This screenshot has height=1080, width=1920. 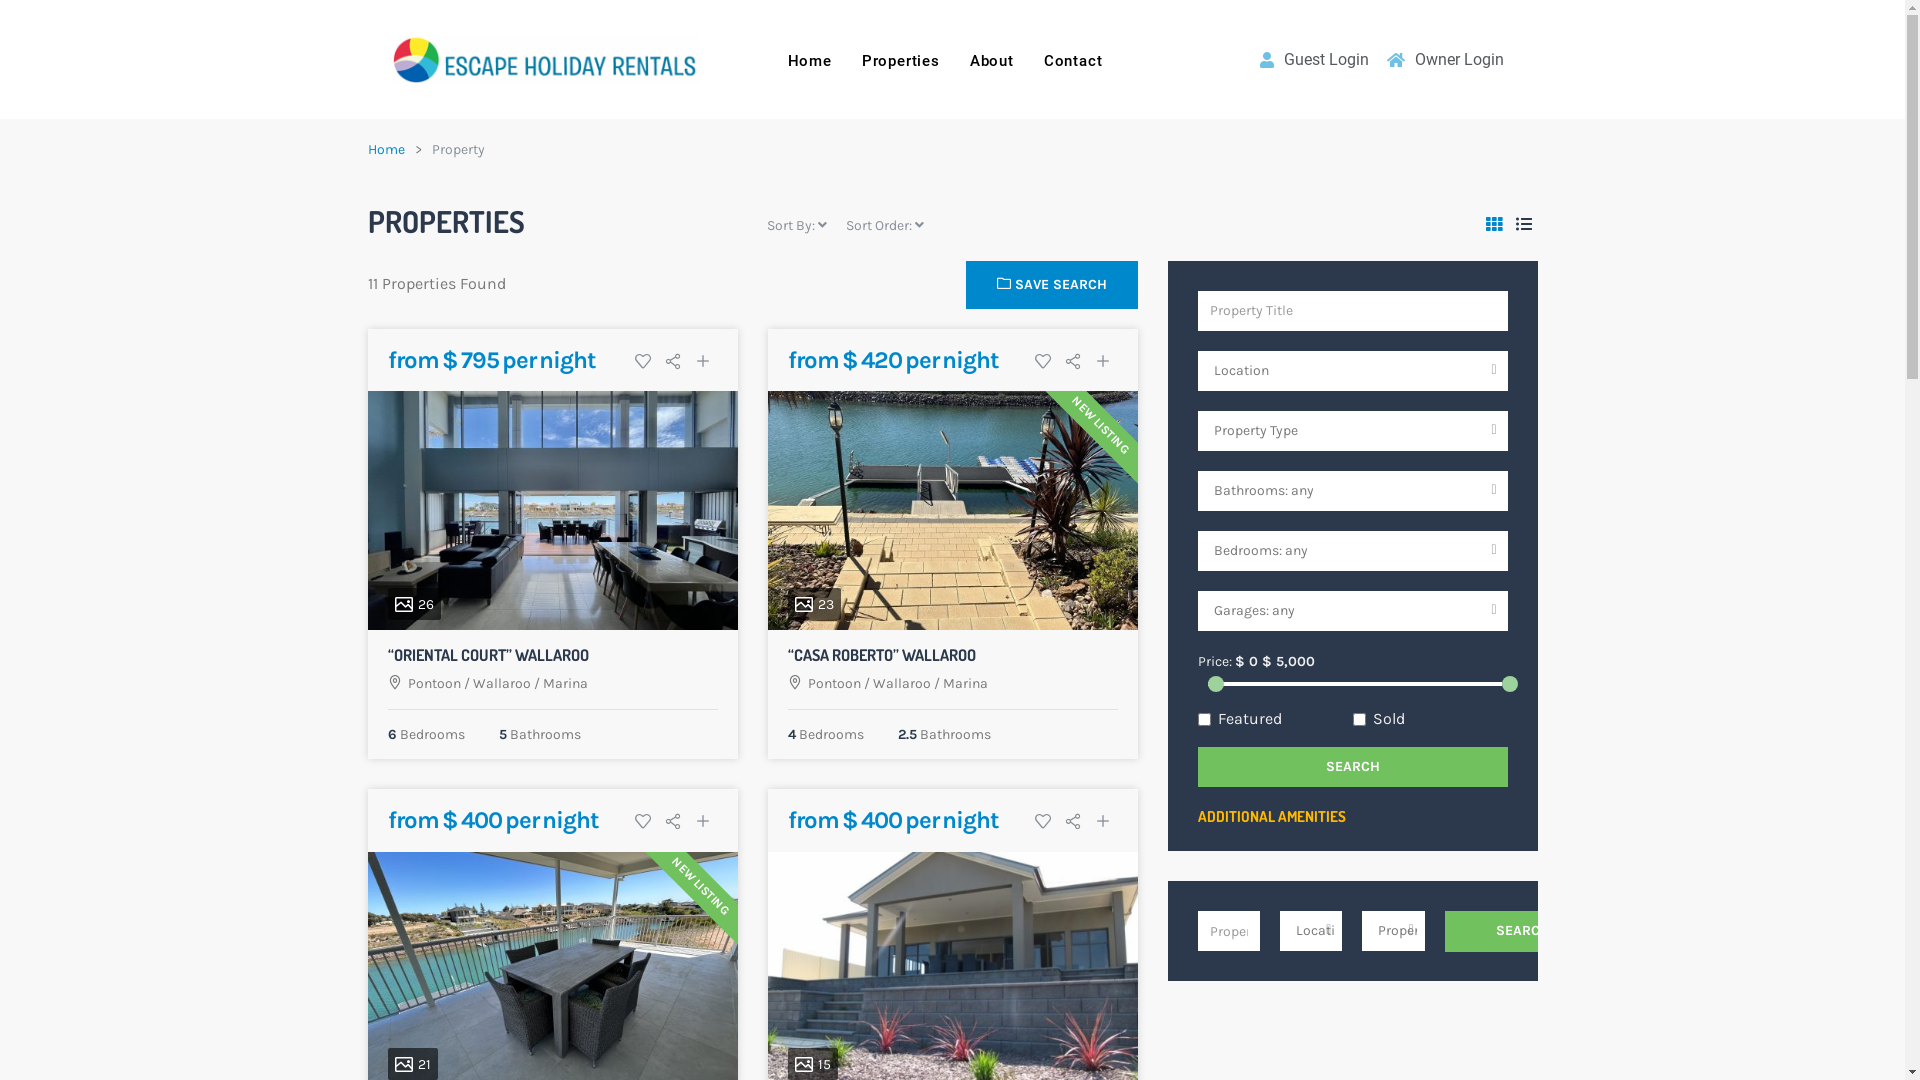 I want to click on 'Home', so click(x=386, y=148).